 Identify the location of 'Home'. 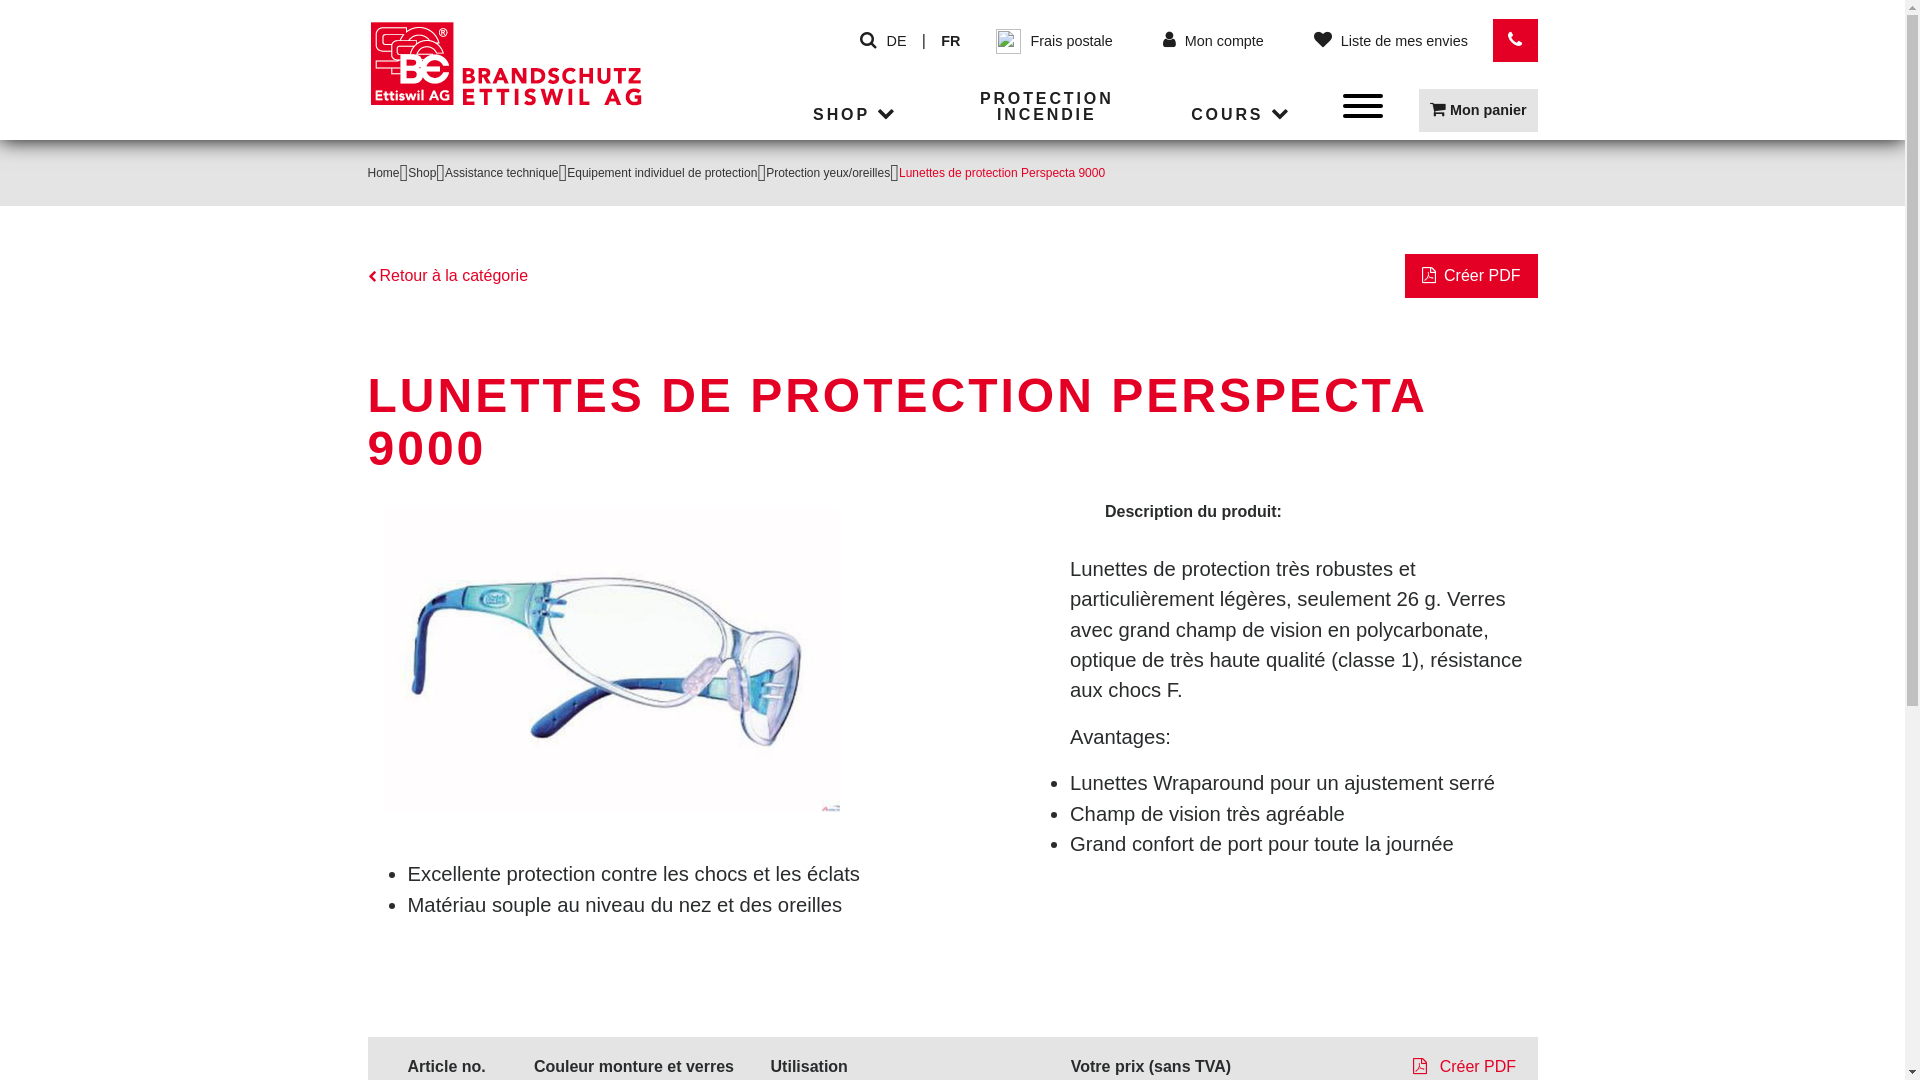
(384, 172).